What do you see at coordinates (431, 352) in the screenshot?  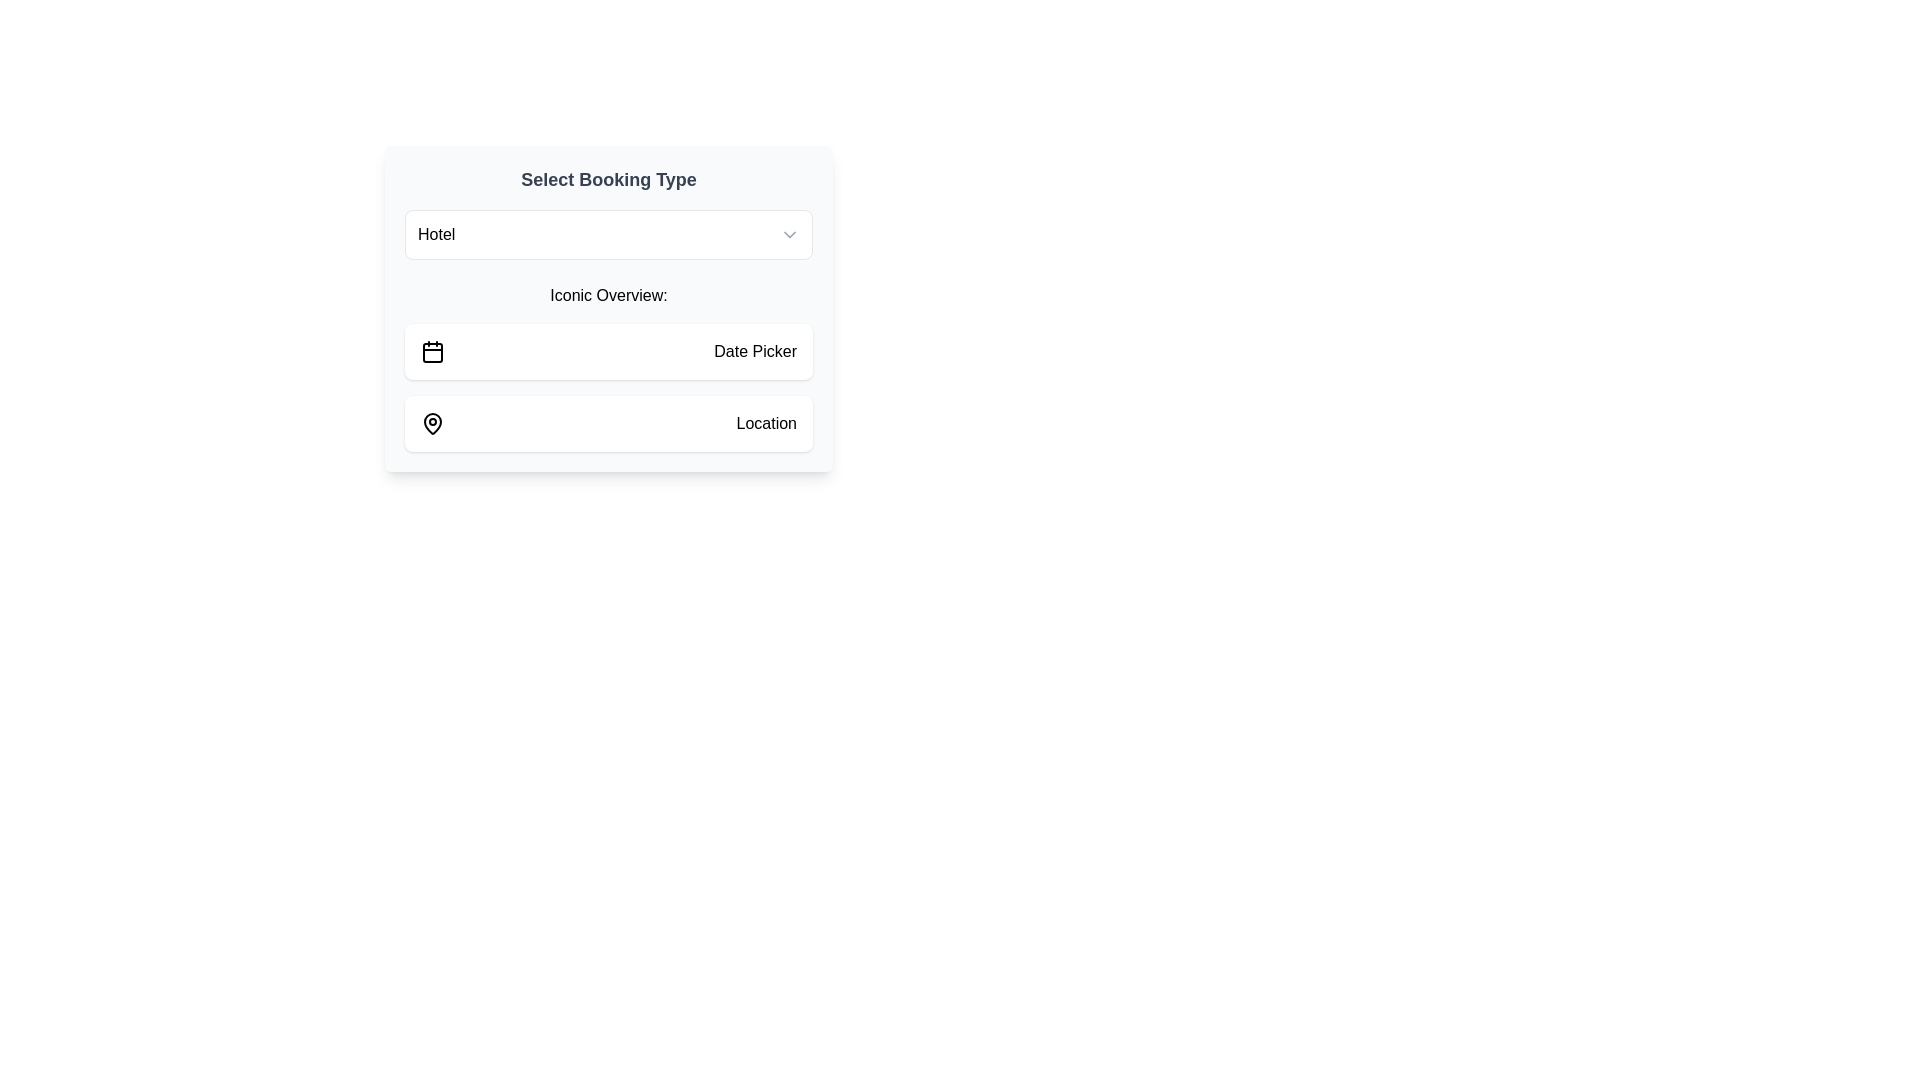 I see `the rectangular component with rounded corners within the SVG calendar icon, located in the 'Iconic Overview' section below the 'Select Booking Type' header and to the left of the 'Date Picker' text` at bounding box center [431, 352].